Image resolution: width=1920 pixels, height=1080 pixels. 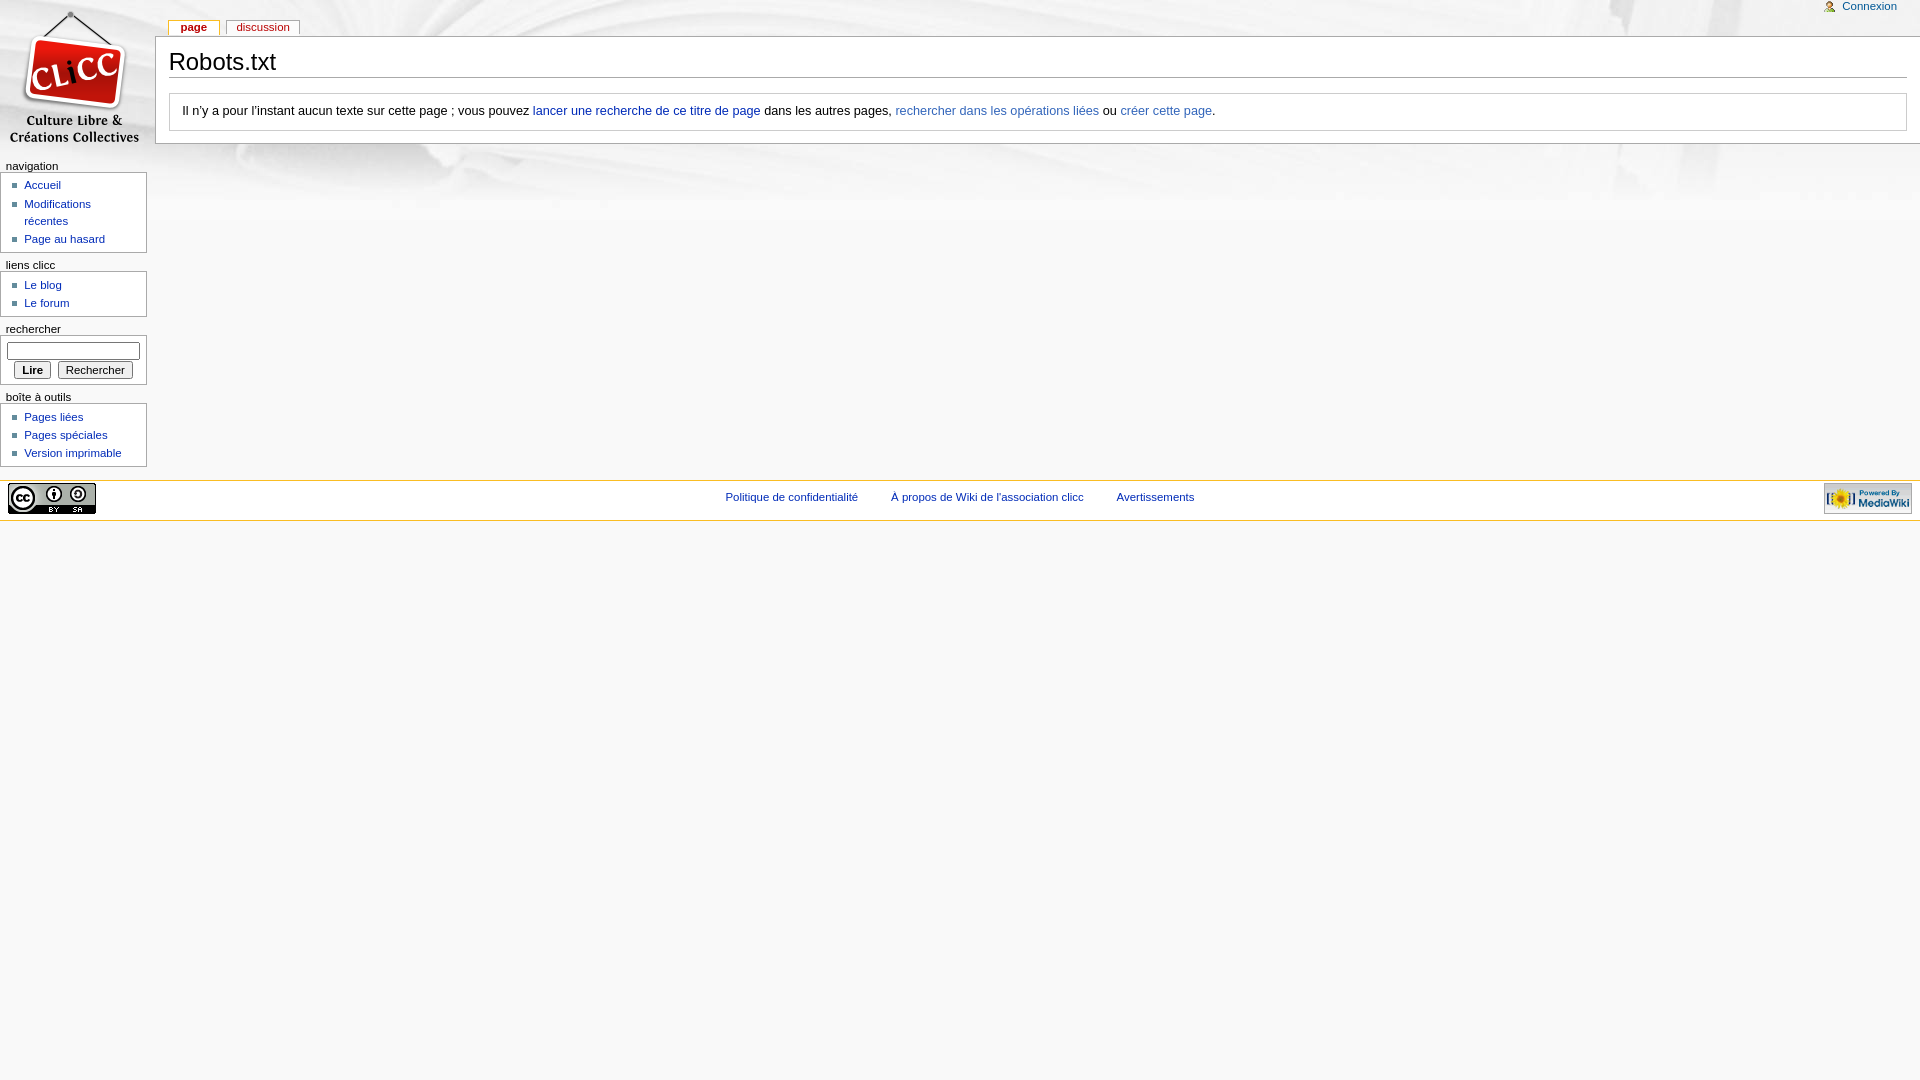 What do you see at coordinates (57, 370) in the screenshot?
I see `'Rechercher les pages comportant ce texte.'` at bounding box center [57, 370].